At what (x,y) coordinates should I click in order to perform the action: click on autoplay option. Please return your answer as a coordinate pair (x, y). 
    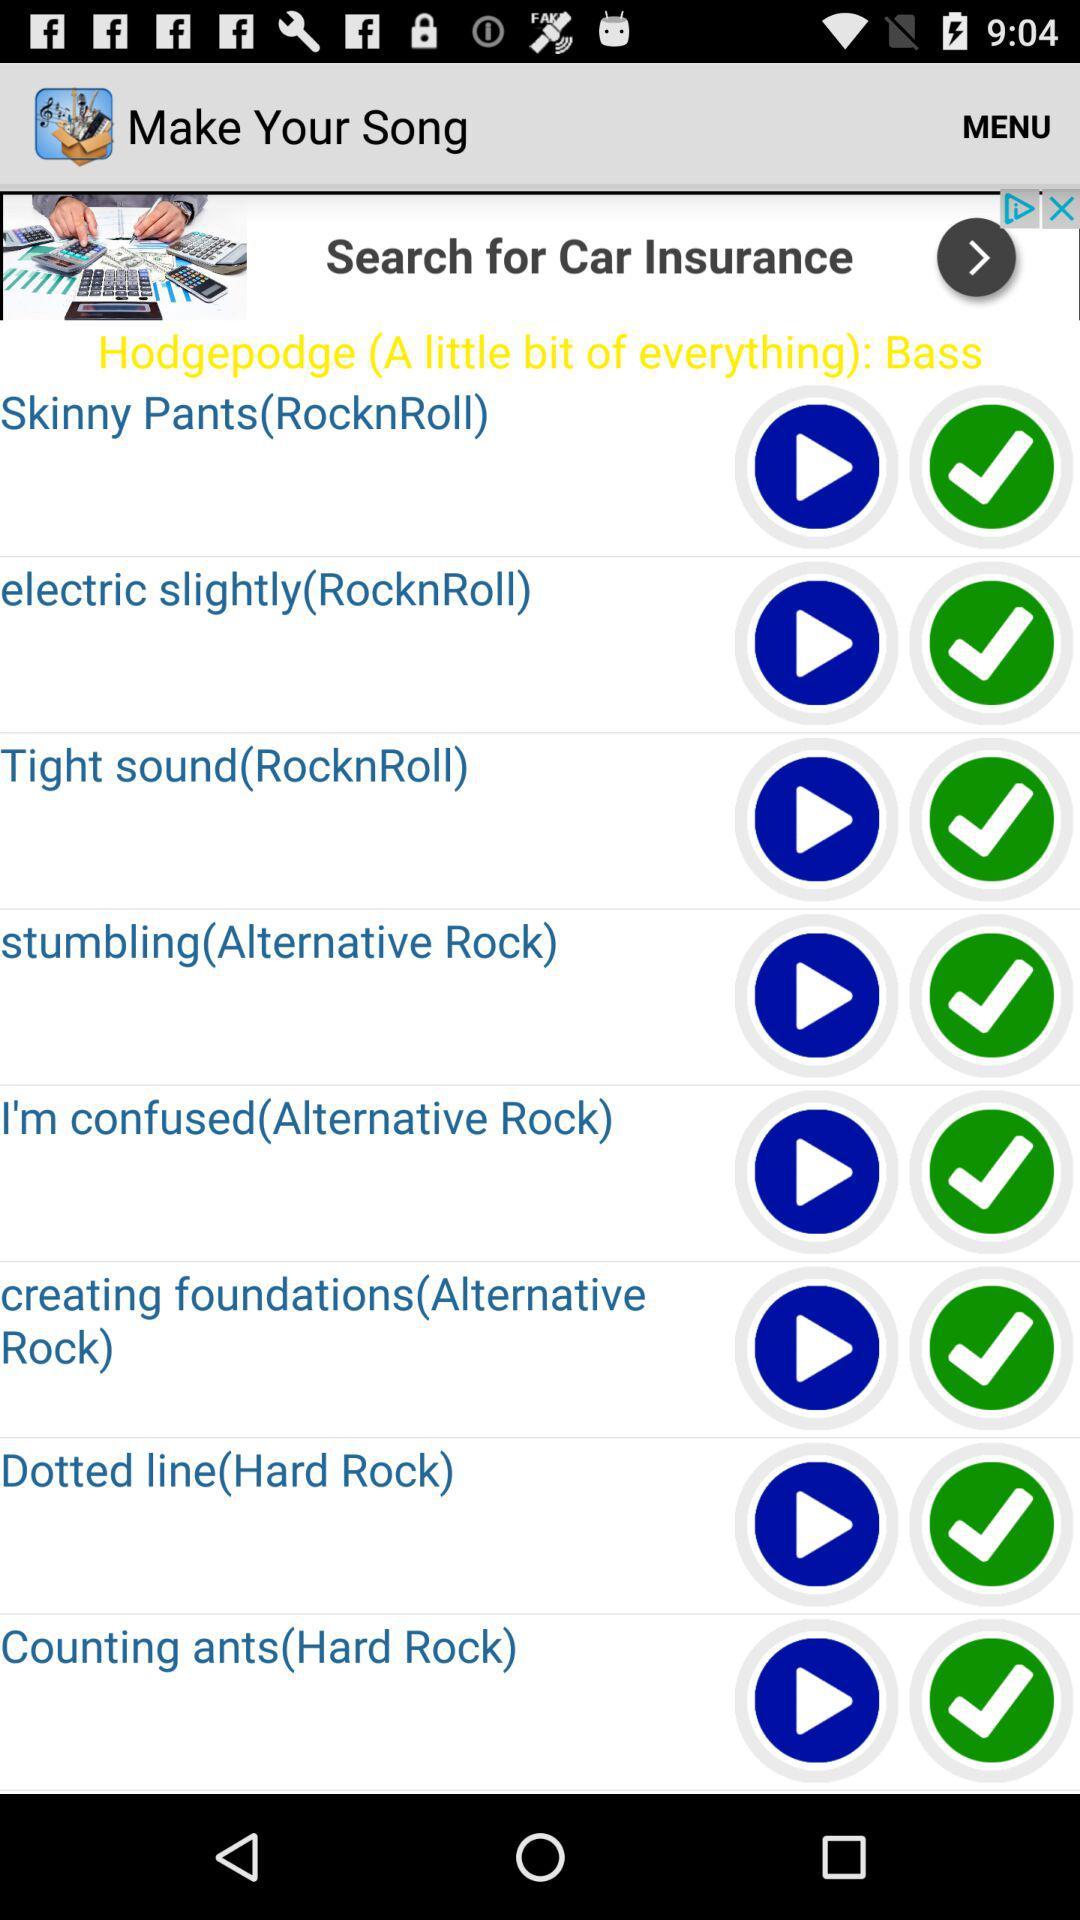
    Looking at the image, I should click on (817, 1524).